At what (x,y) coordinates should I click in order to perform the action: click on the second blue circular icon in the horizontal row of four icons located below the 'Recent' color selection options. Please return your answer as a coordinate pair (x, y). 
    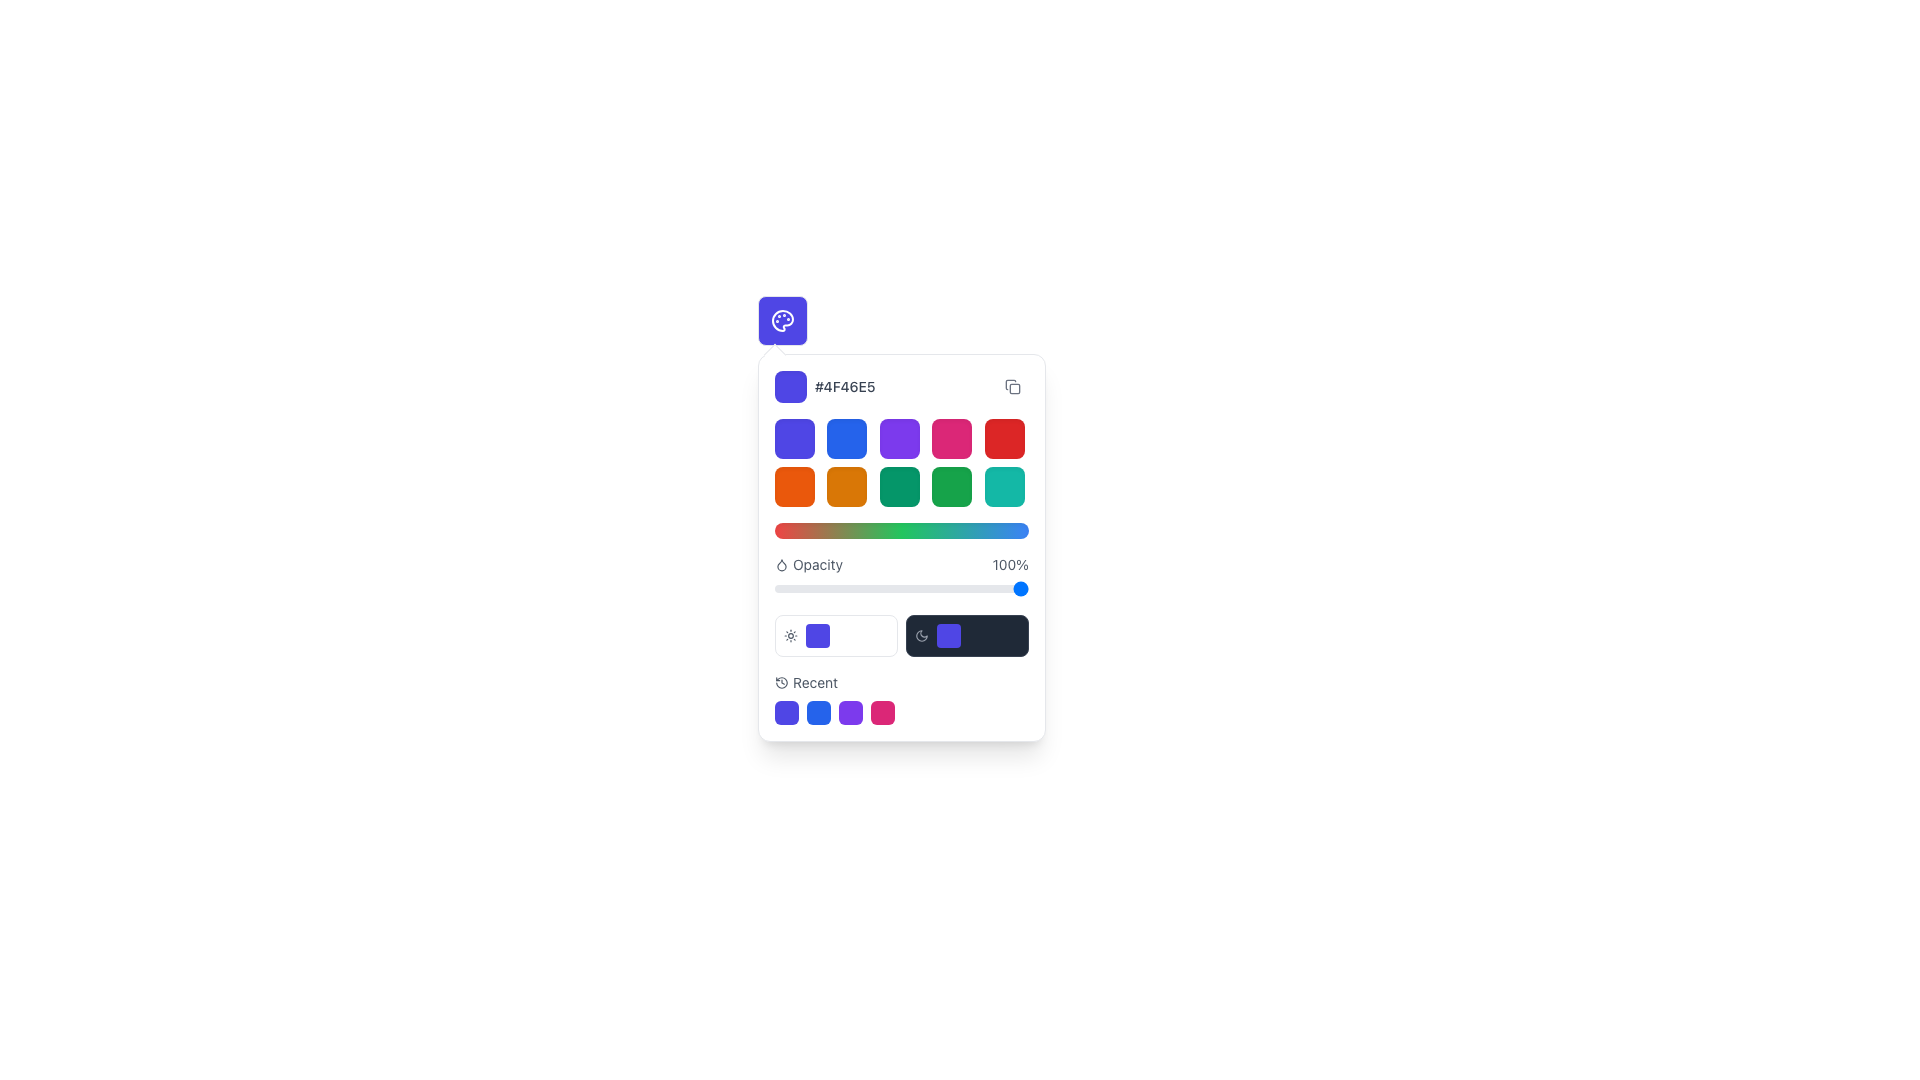
    Looking at the image, I should click on (819, 712).